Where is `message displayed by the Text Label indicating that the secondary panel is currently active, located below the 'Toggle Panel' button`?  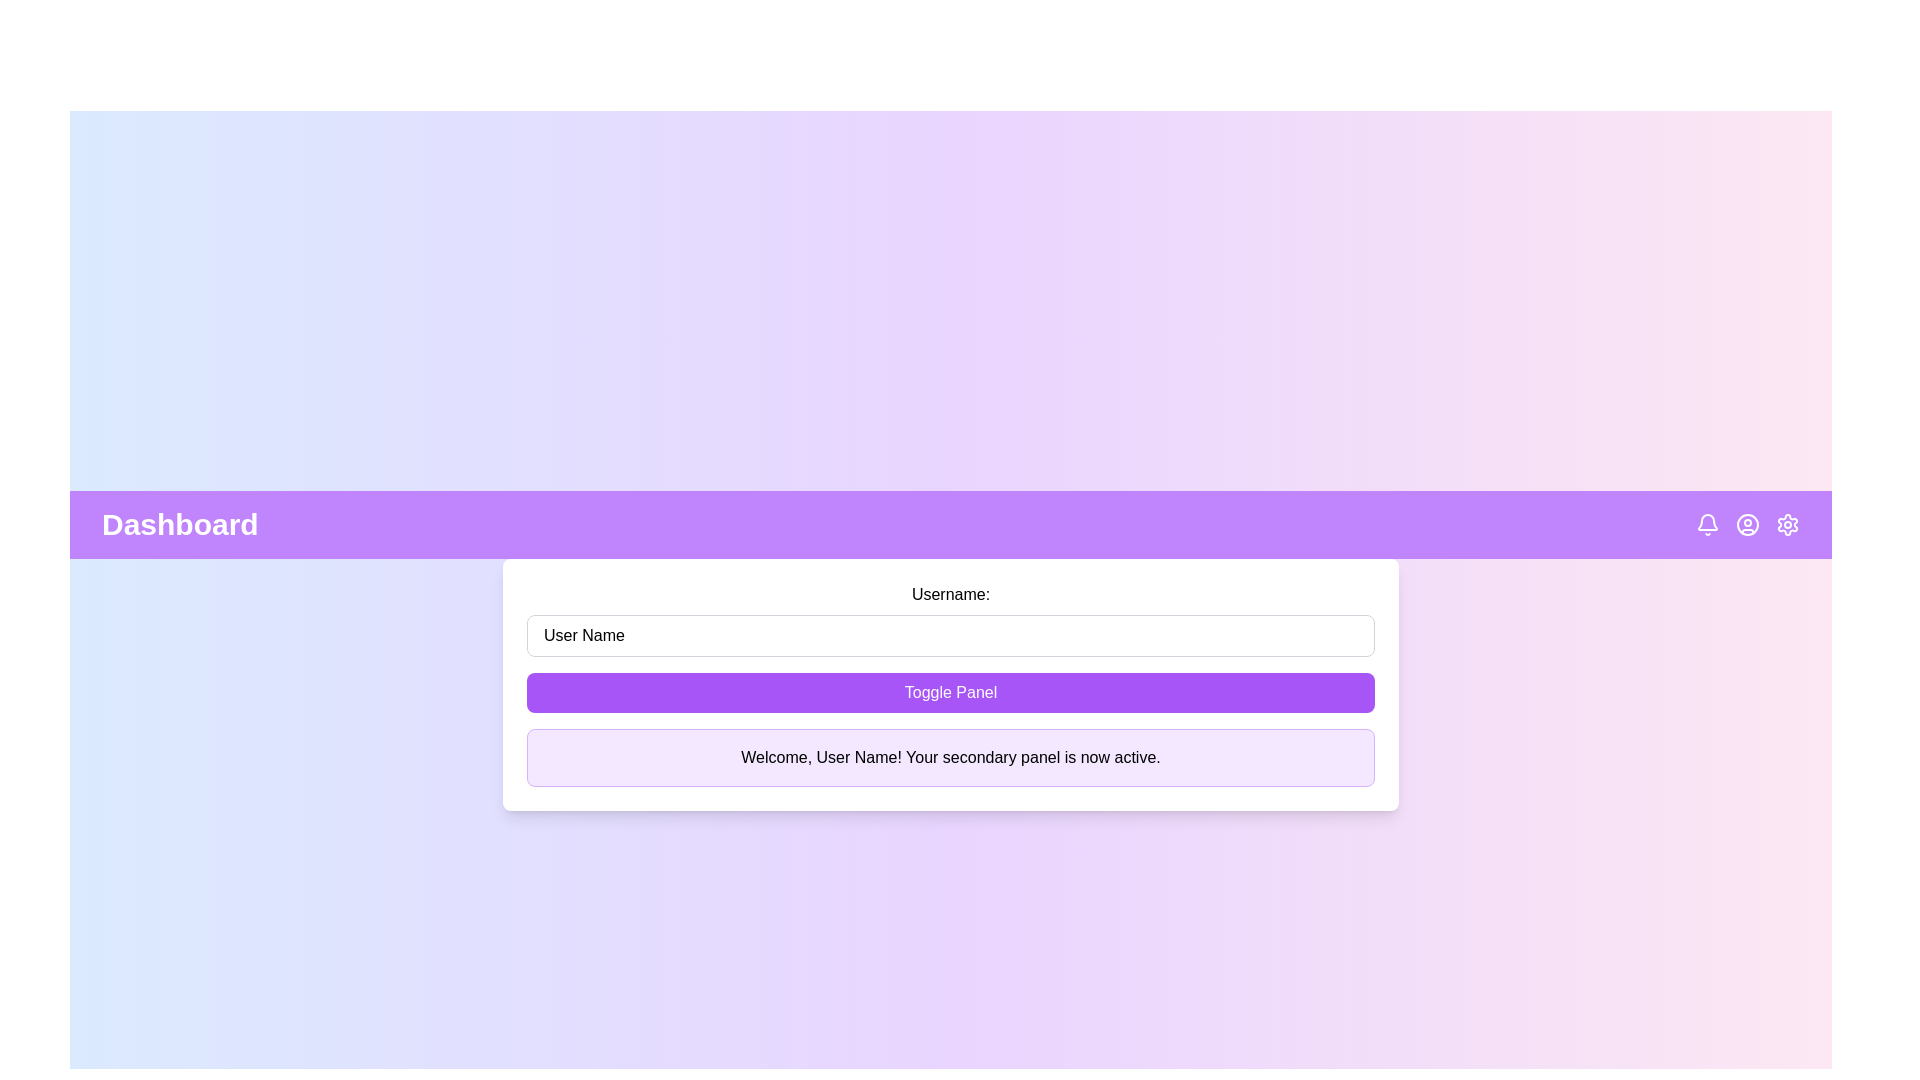
message displayed by the Text Label indicating that the secondary panel is currently active, located below the 'Toggle Panel' button is located at coordinates (949, 758).